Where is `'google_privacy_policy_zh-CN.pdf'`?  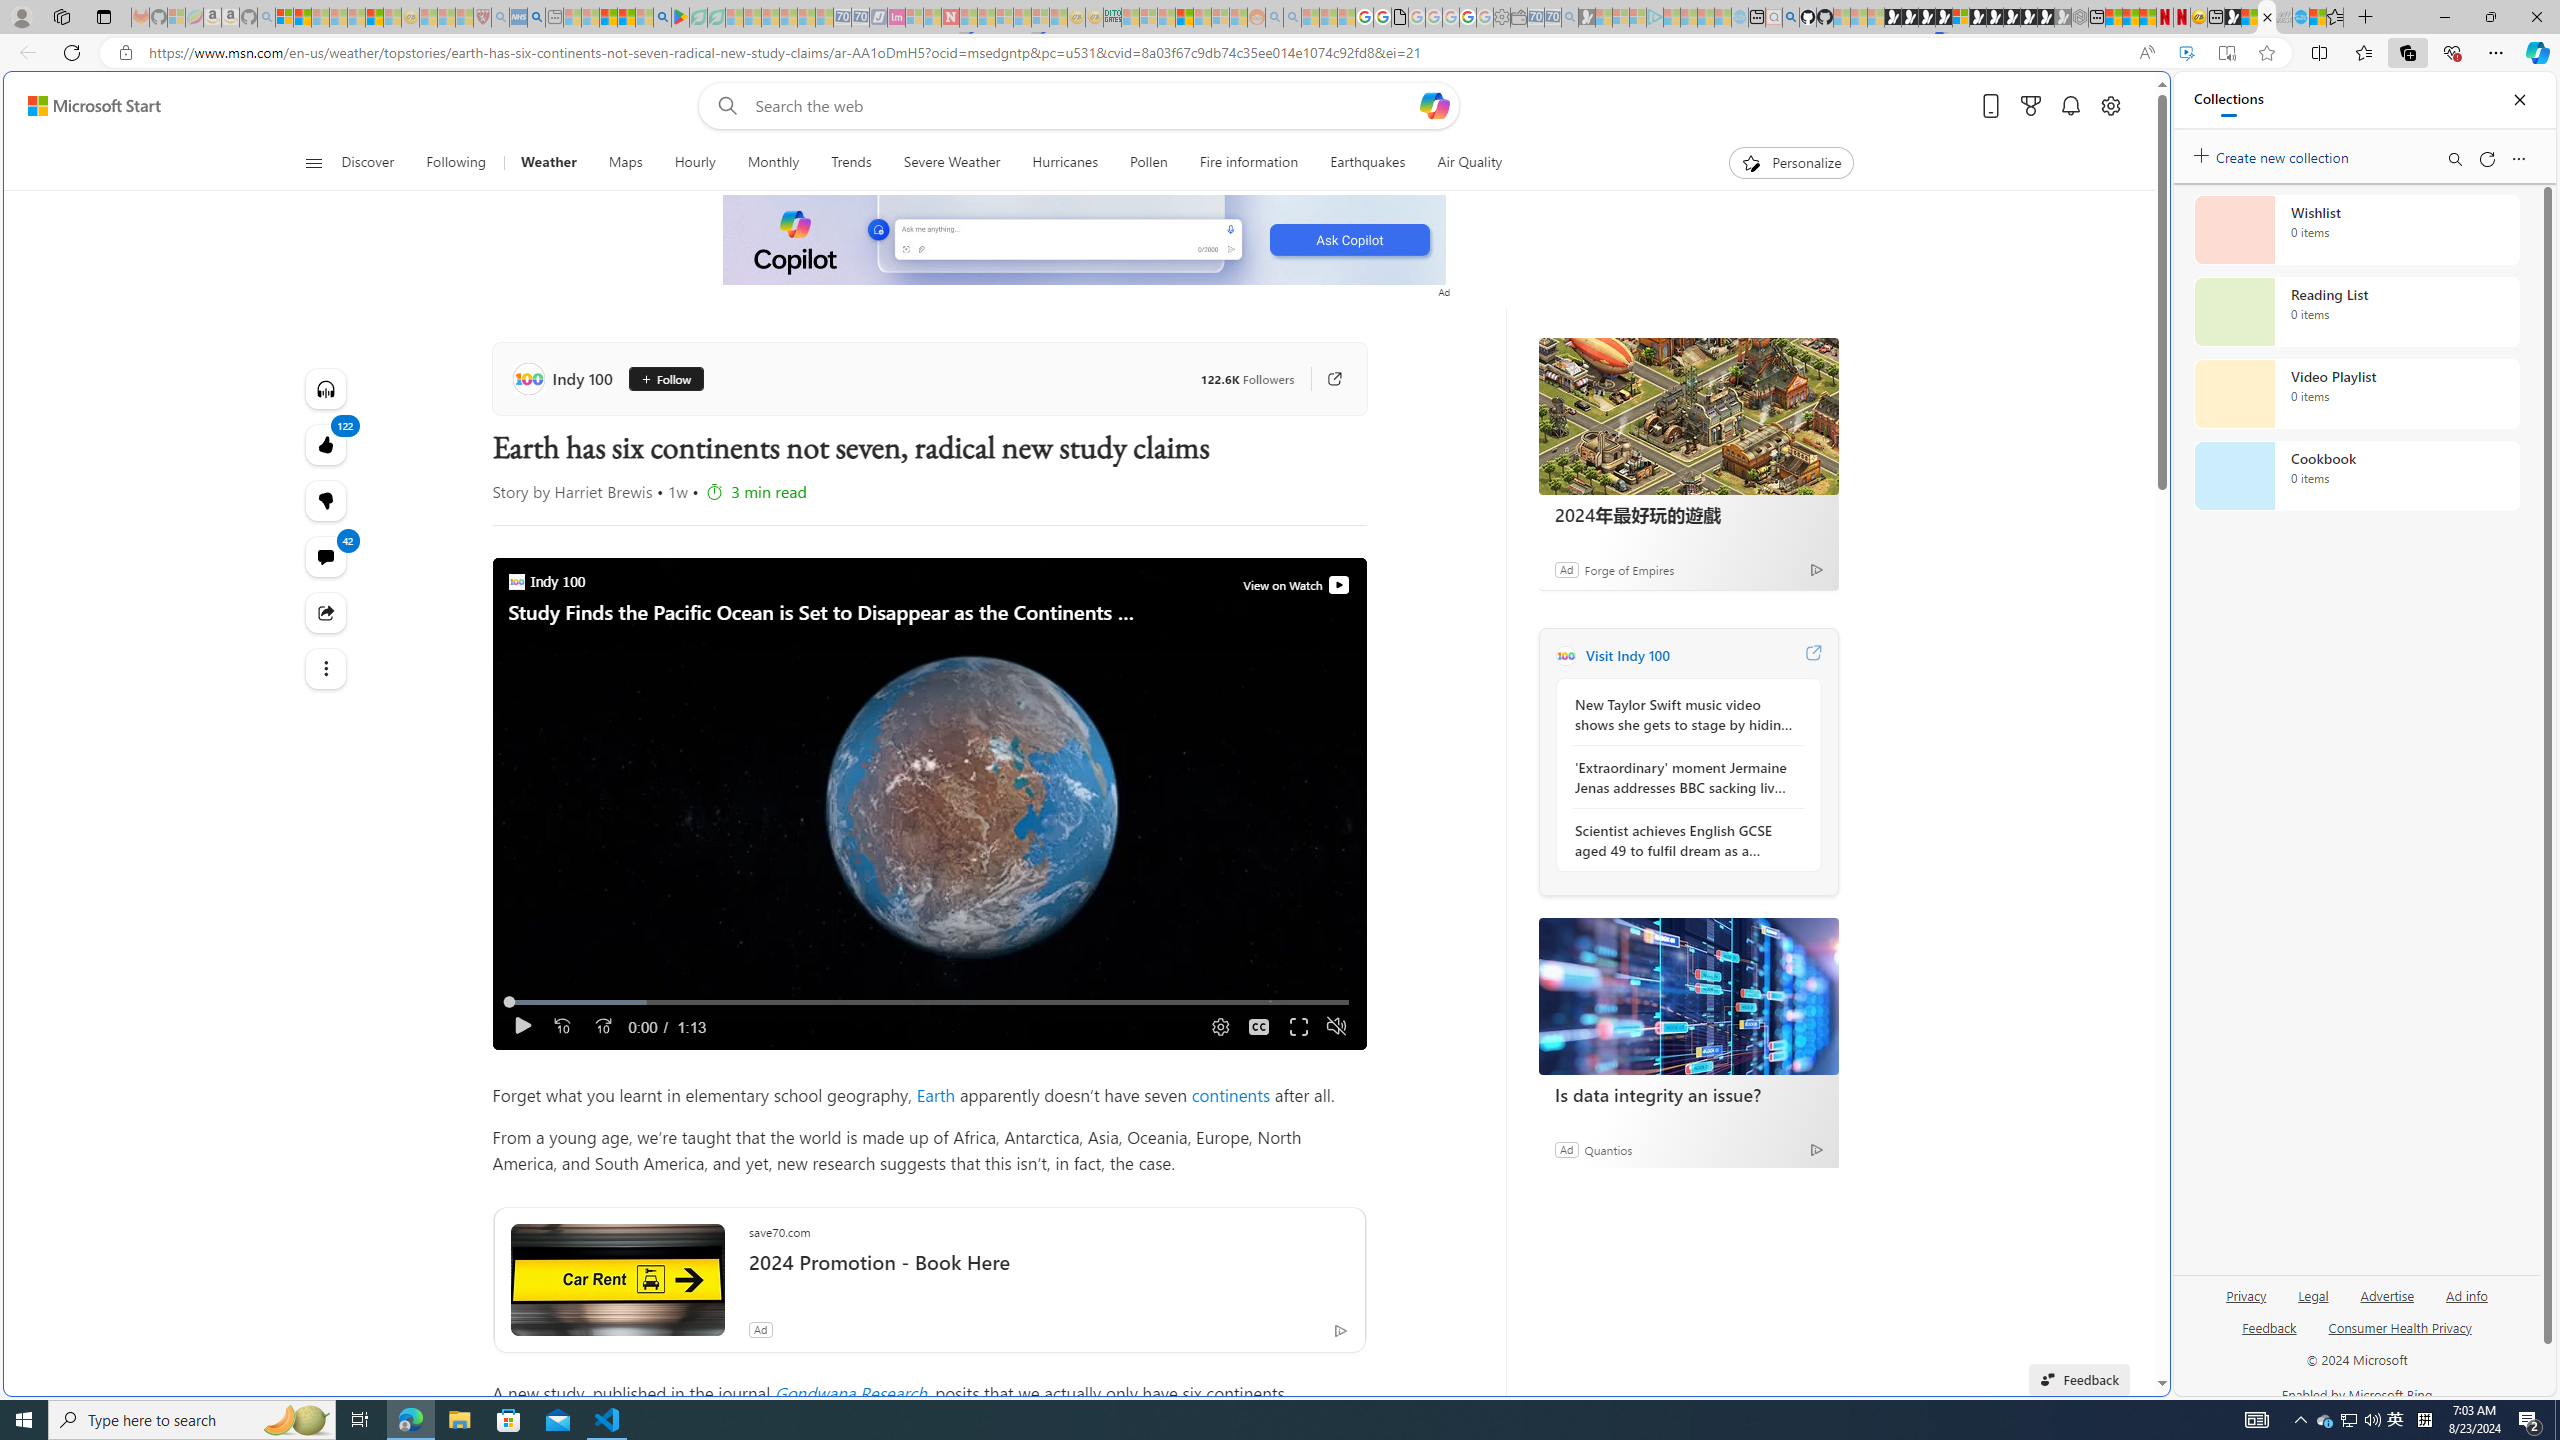
'google_privacy_policy_zh-CN.pdf' is located at coordinates (1965, 1200).